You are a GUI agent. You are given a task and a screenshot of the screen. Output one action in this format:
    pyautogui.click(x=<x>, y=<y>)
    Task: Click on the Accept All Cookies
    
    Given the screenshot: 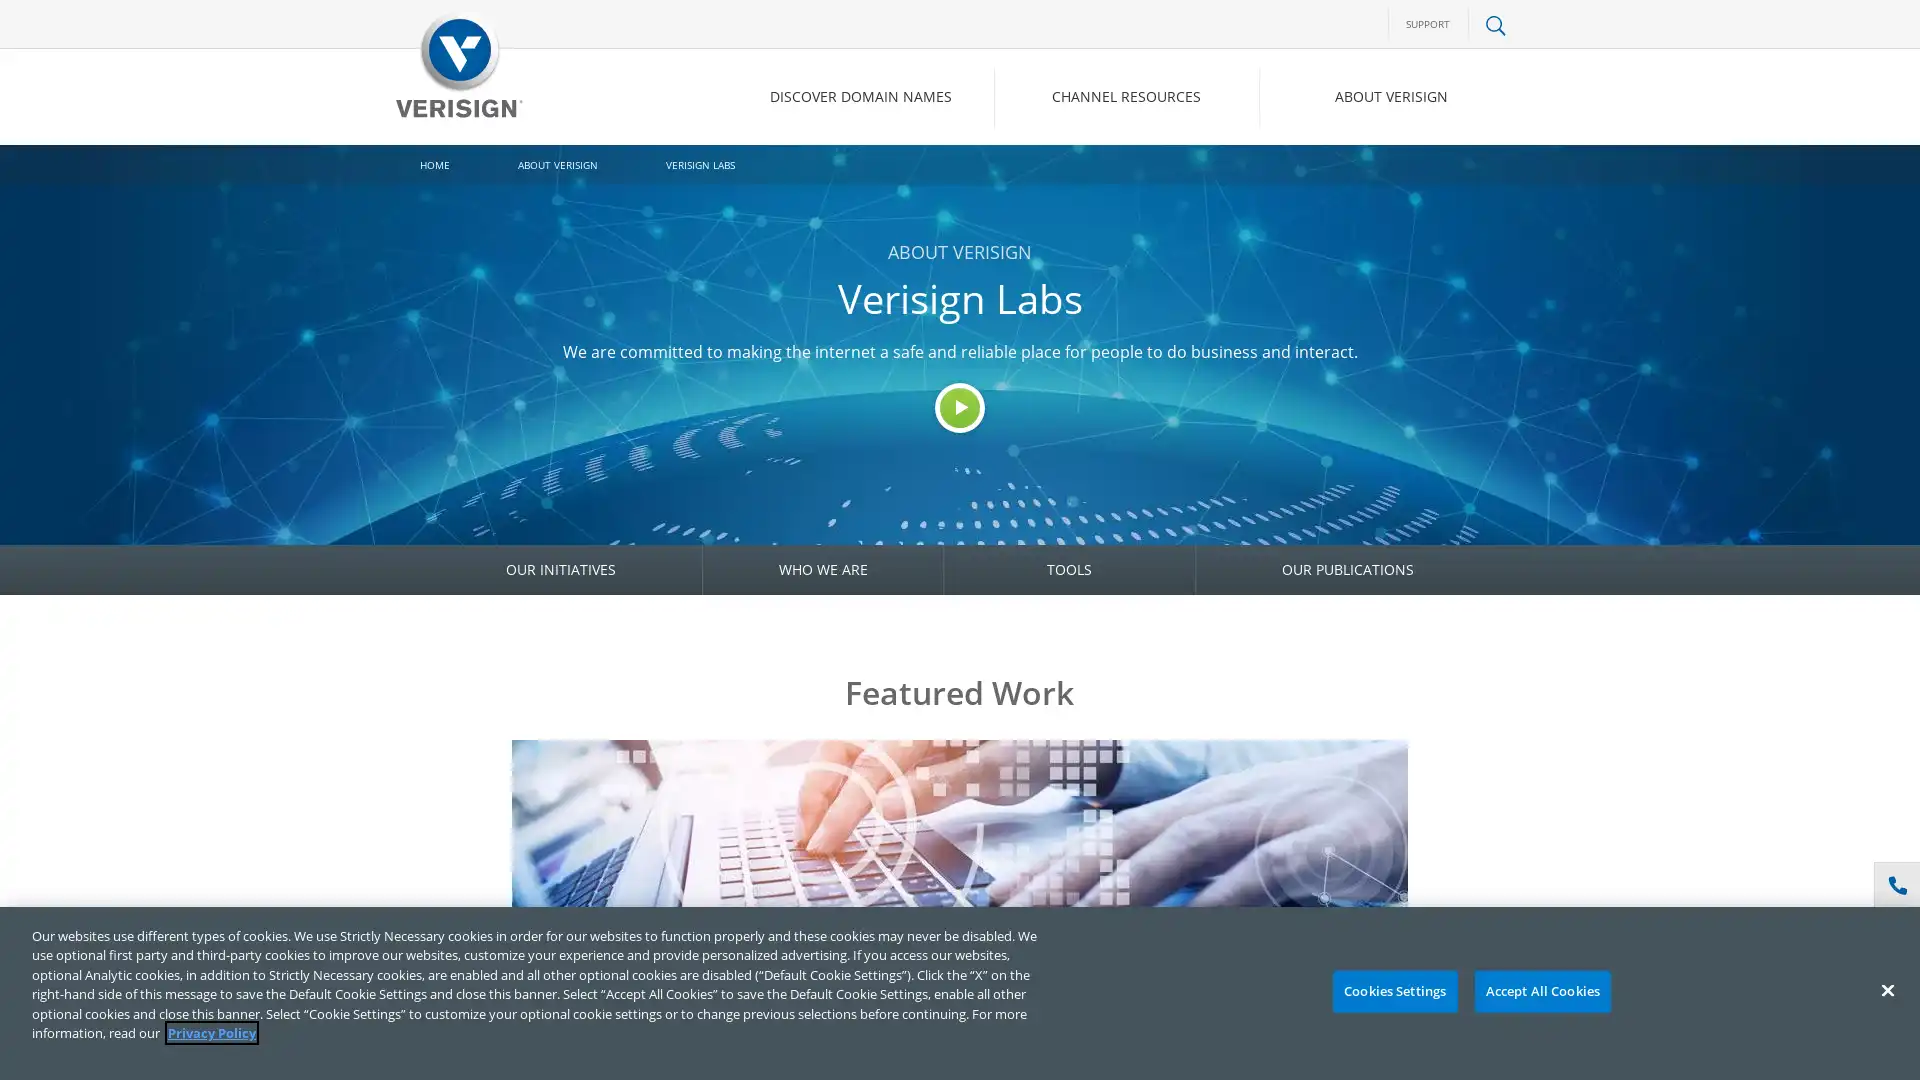 What is the action you would take?
    pyautogui.click(x=1541, y=991)
    